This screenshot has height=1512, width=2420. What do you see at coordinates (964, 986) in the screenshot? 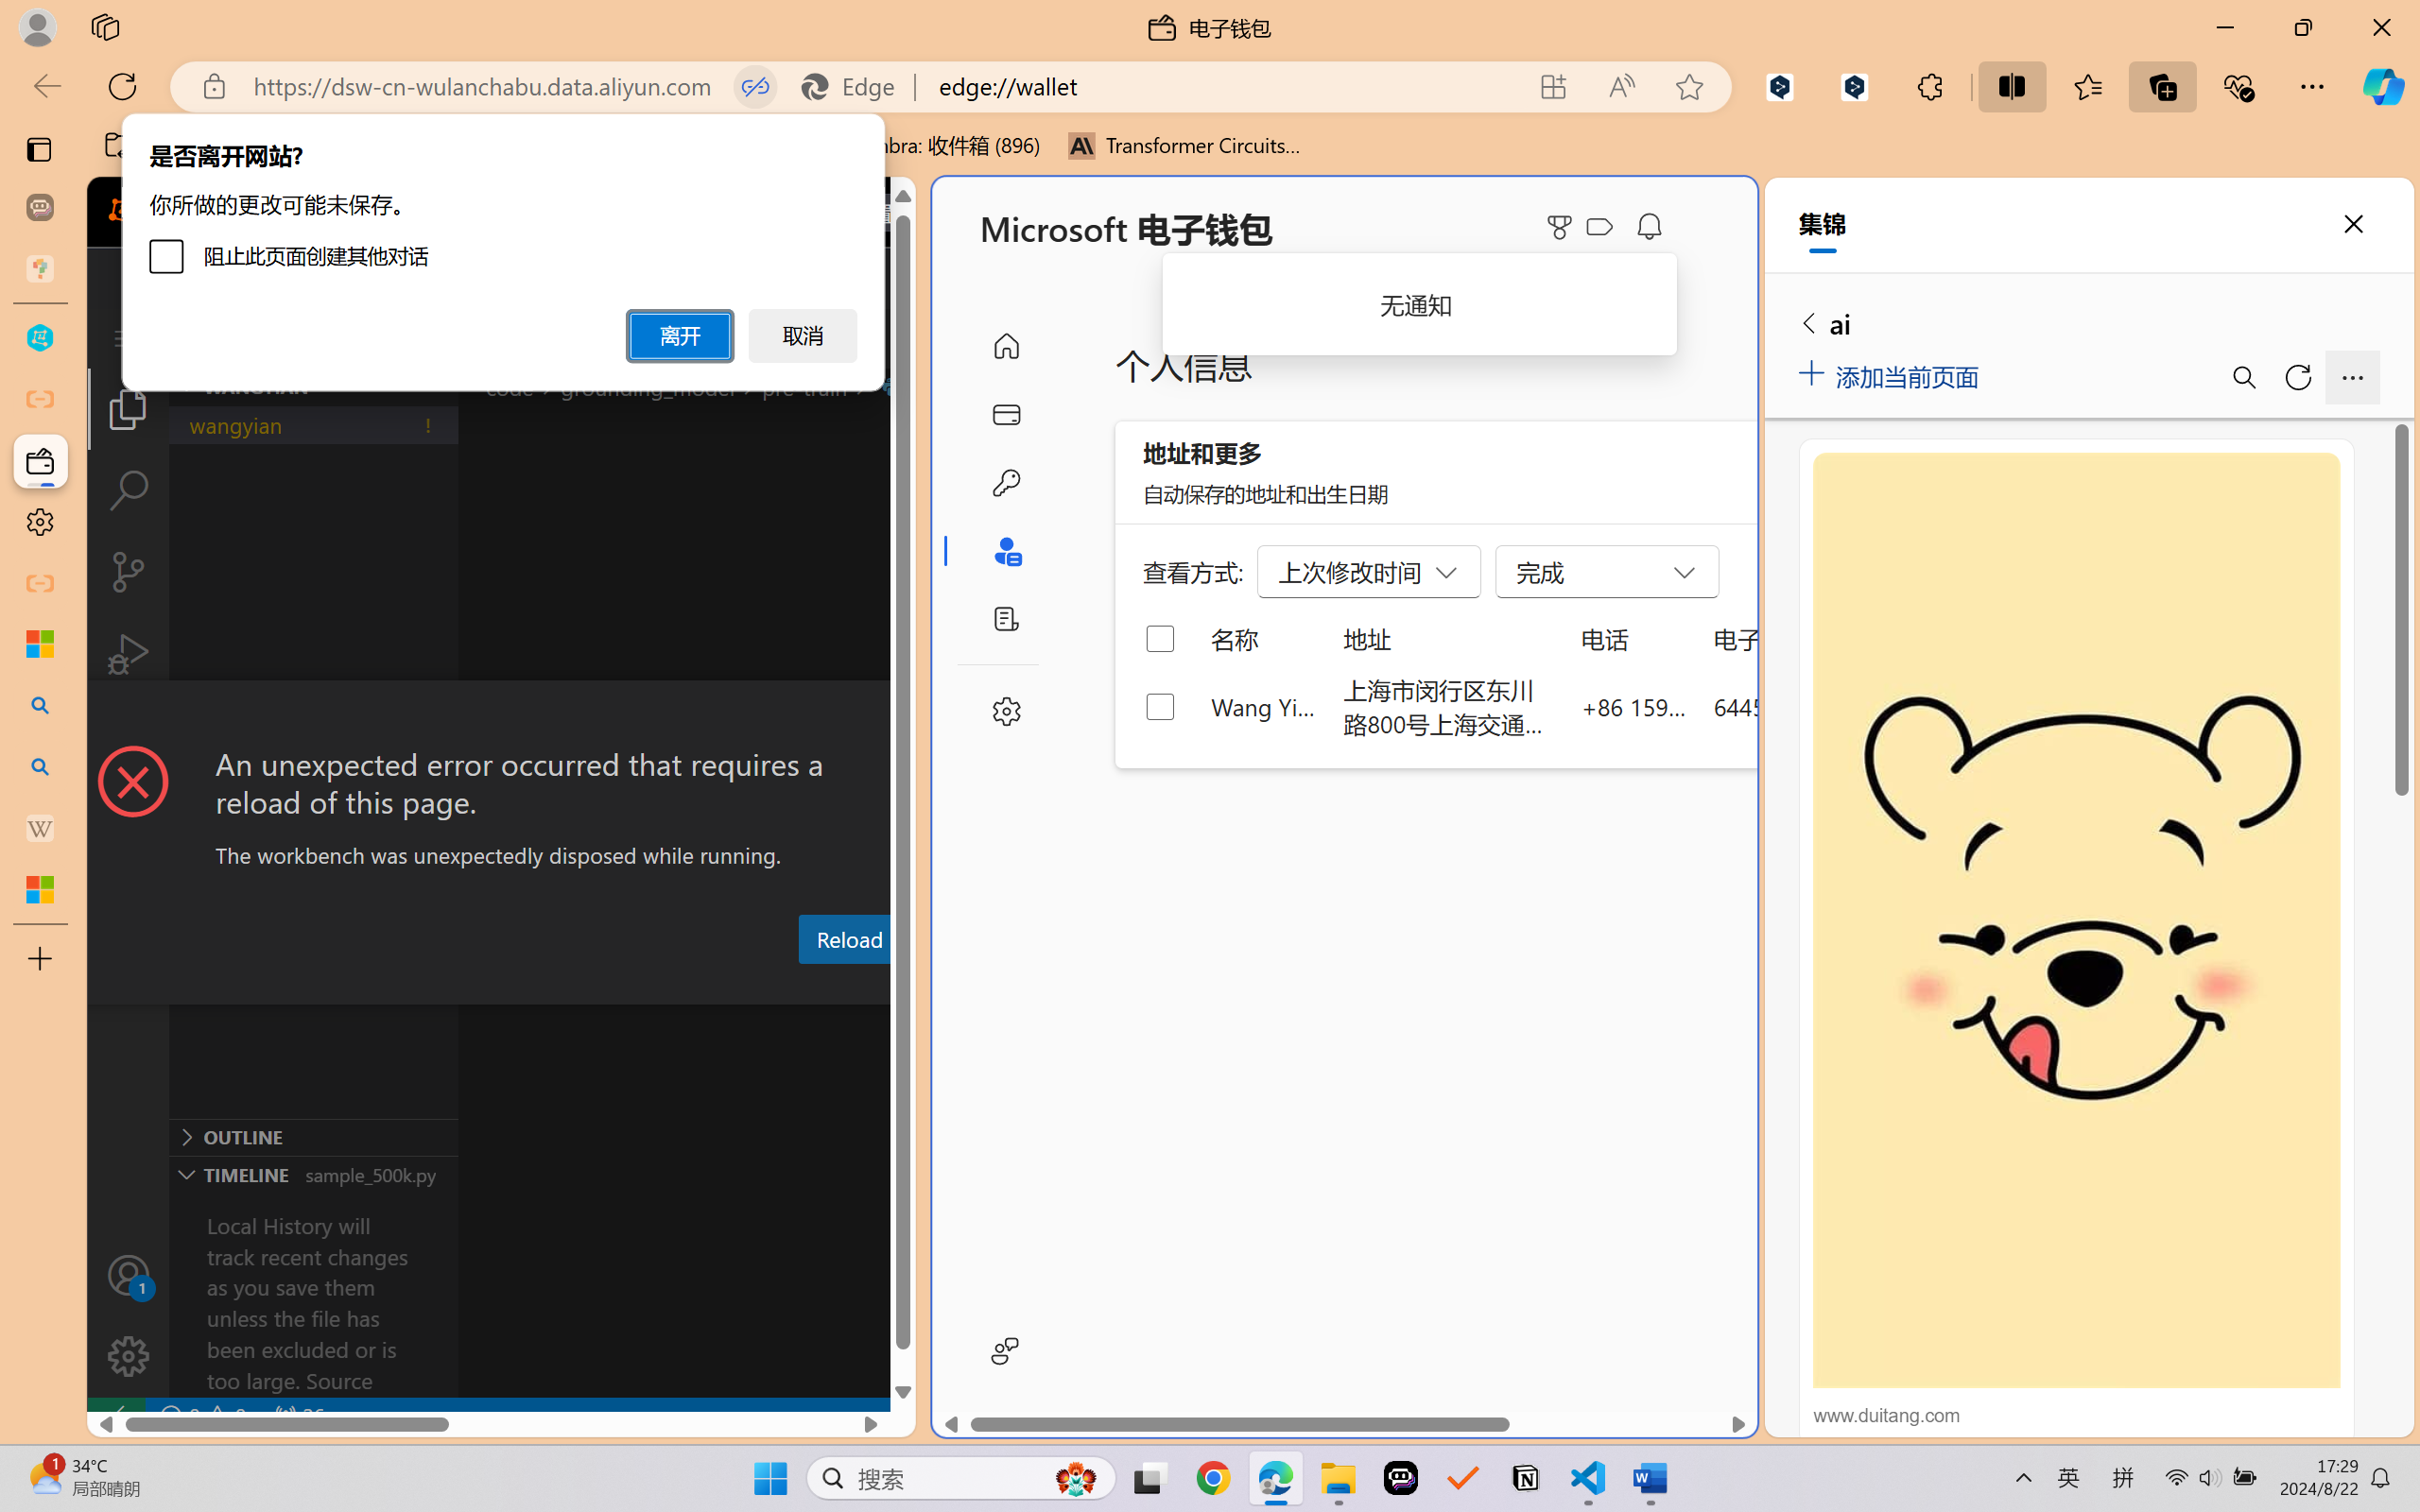
I see `'Terminal (Ctrl+`)'` at bounding box center [964, 986].